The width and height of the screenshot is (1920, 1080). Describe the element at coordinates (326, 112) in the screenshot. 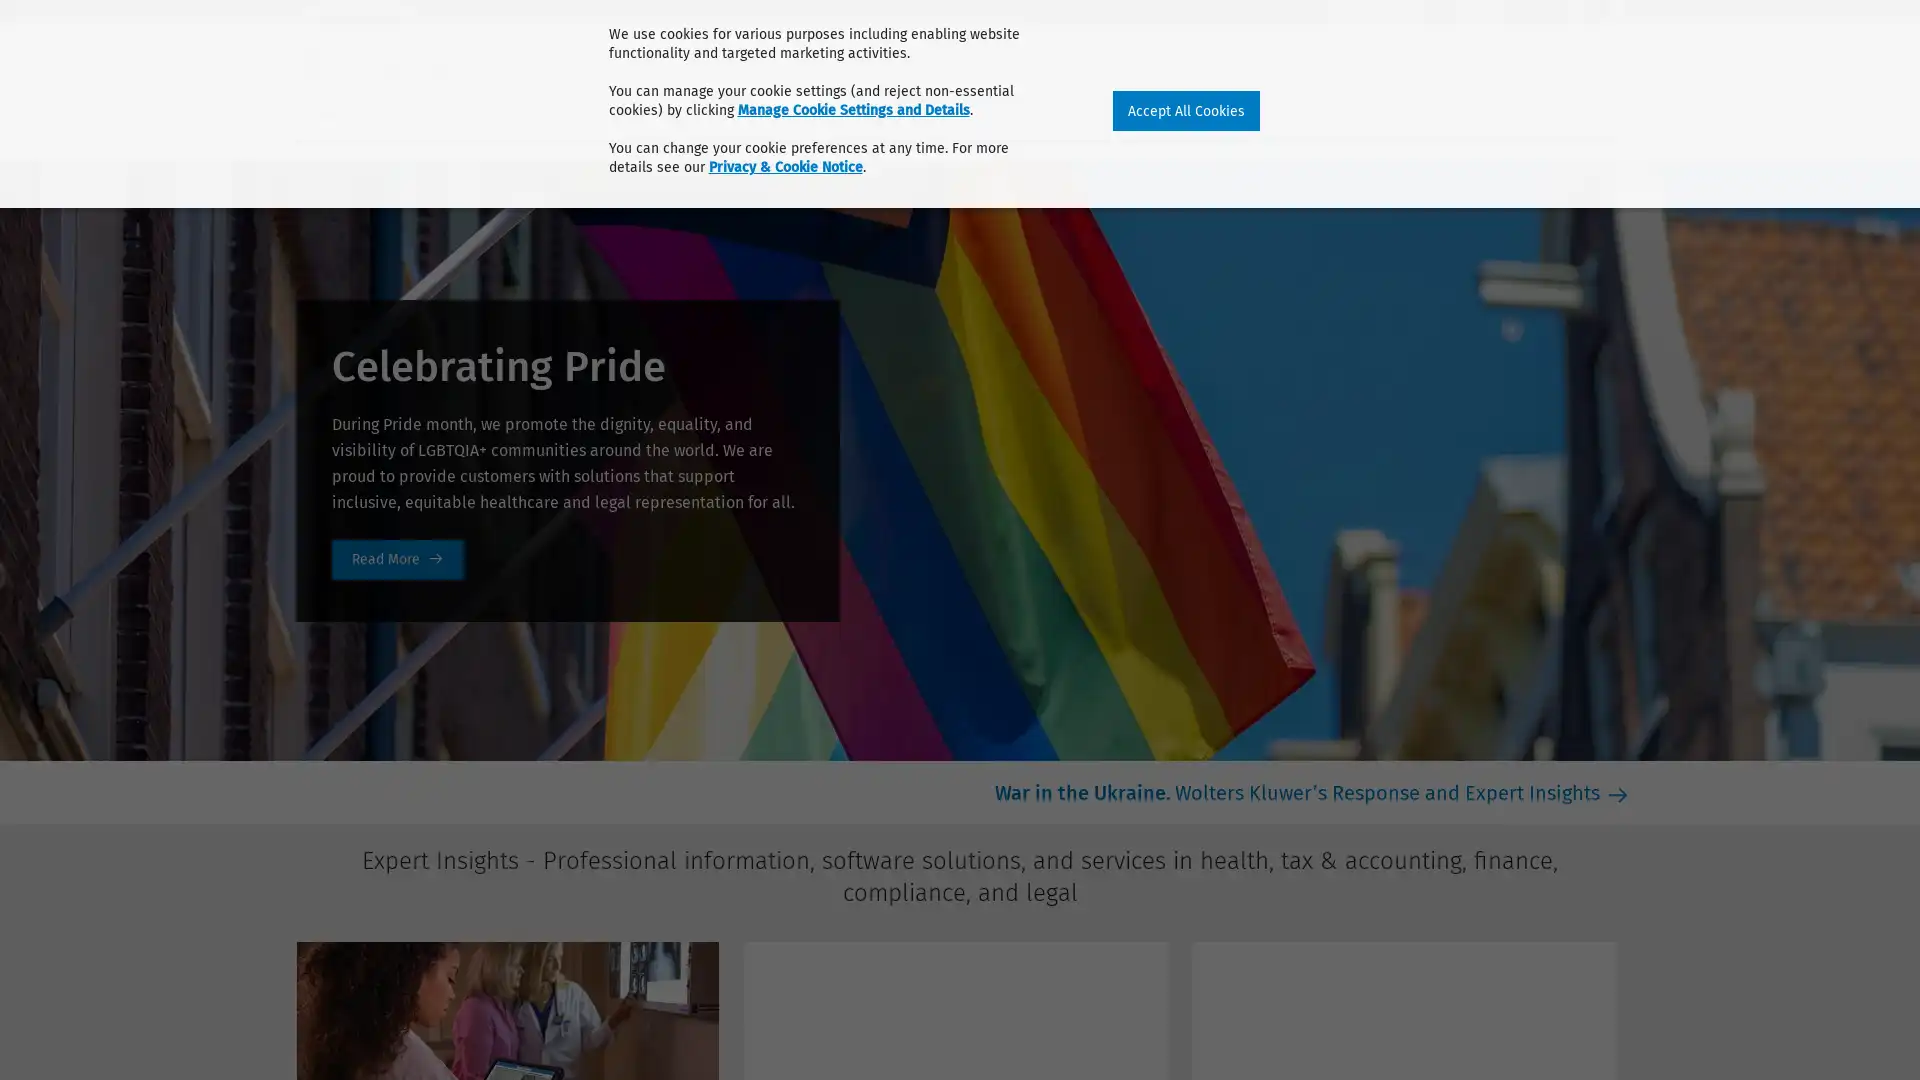

I see `Health` at that location.